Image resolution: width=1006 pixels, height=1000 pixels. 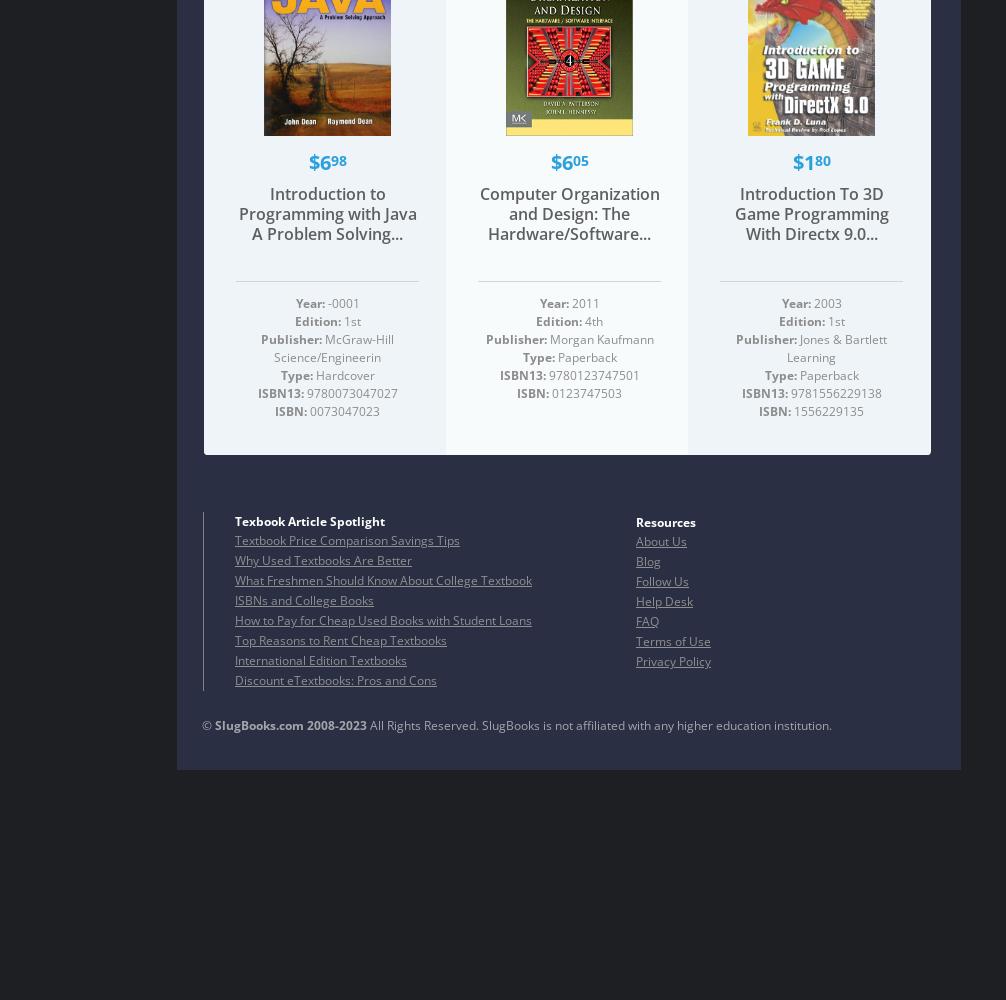 I want to click on 'International Edition Textbooks', so click(x=320, y=660).